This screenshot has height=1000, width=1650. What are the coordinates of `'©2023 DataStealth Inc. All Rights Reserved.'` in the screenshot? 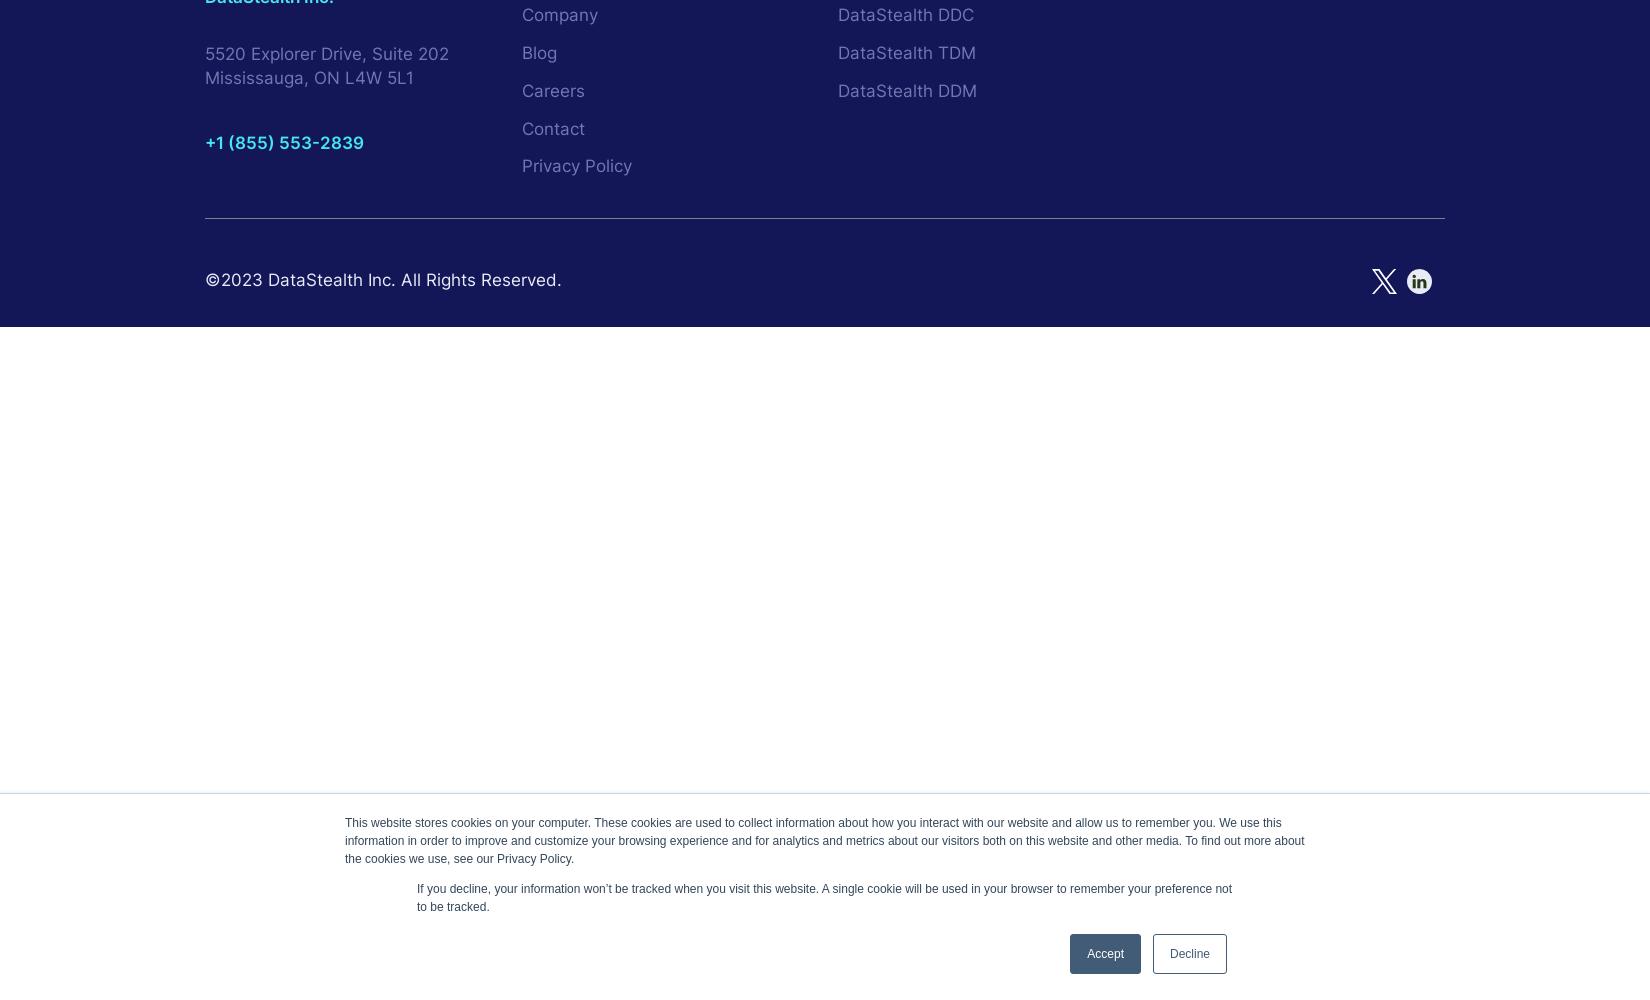 It's located at (204, 280).